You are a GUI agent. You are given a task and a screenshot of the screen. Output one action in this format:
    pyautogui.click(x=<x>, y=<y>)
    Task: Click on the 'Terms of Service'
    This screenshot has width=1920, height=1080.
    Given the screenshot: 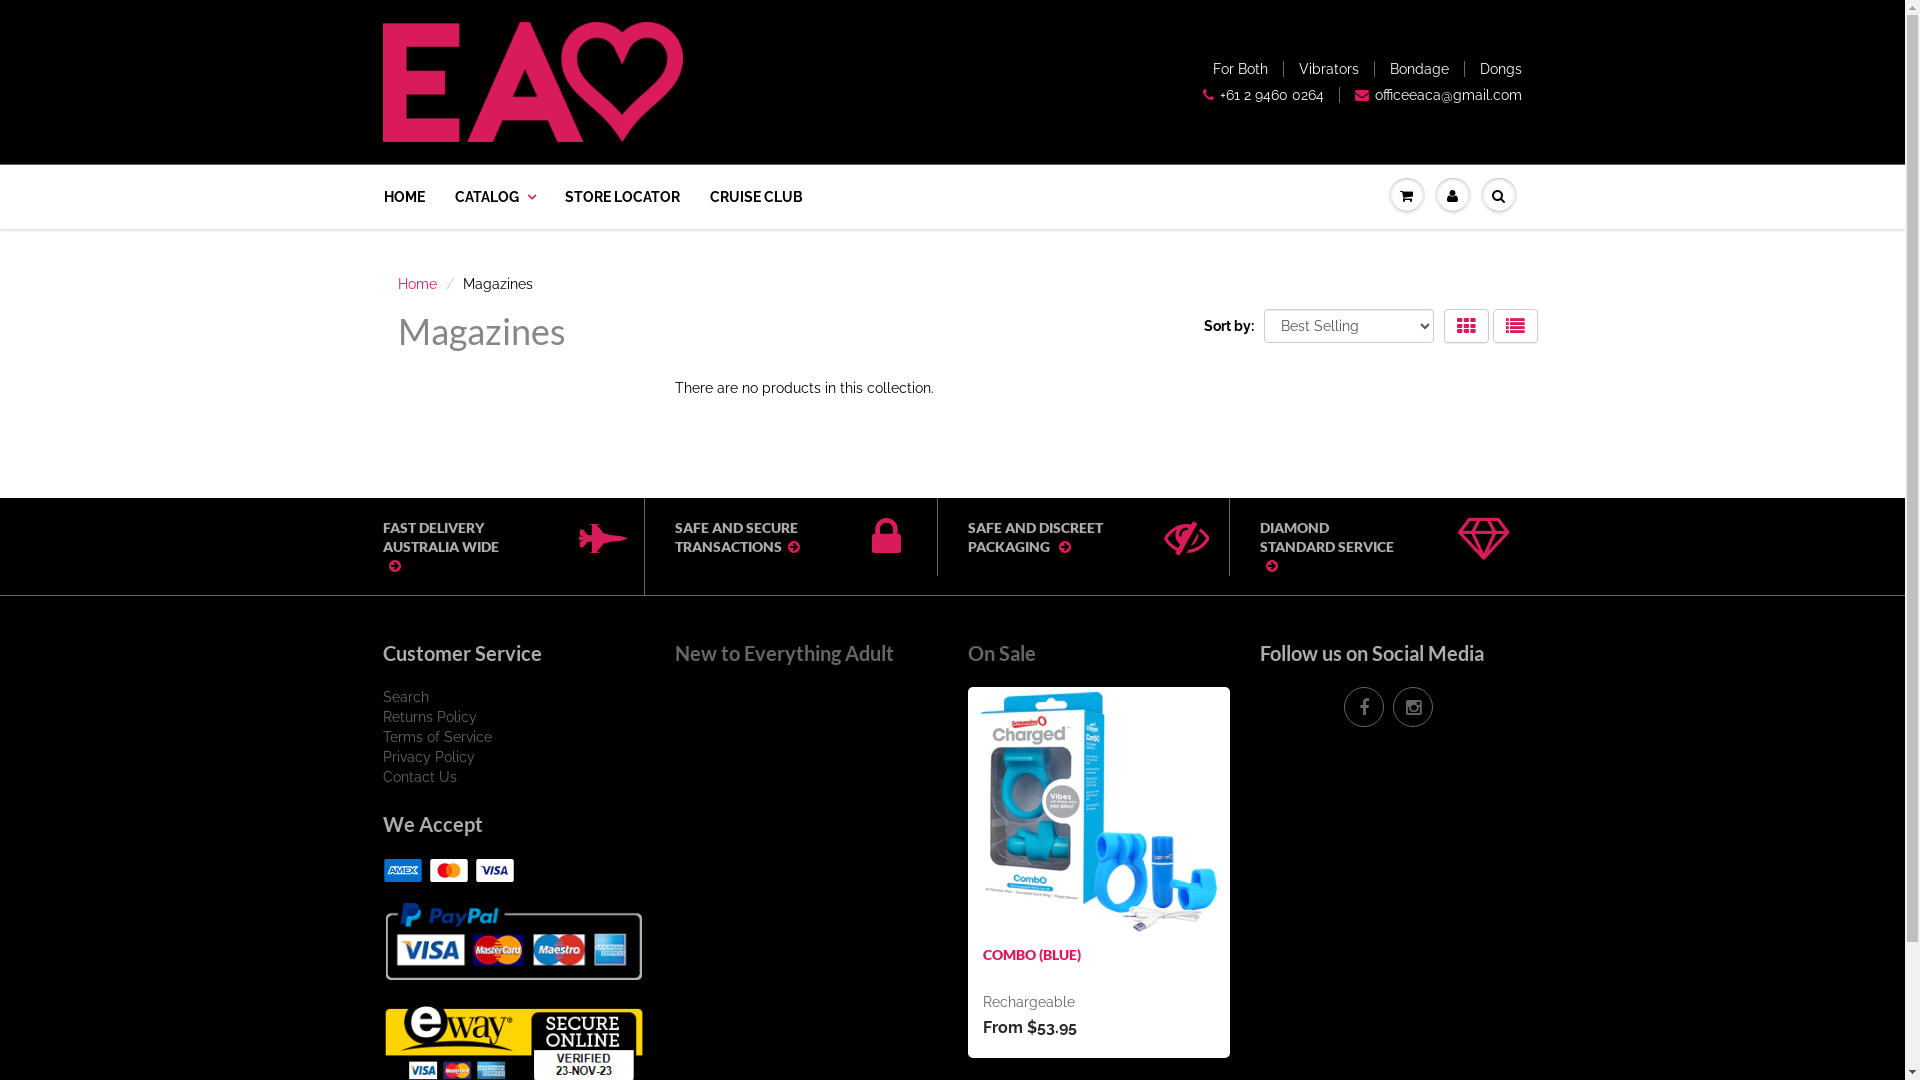 What is the action you would take?
    pyautogui.click(x=435, y=736)
    